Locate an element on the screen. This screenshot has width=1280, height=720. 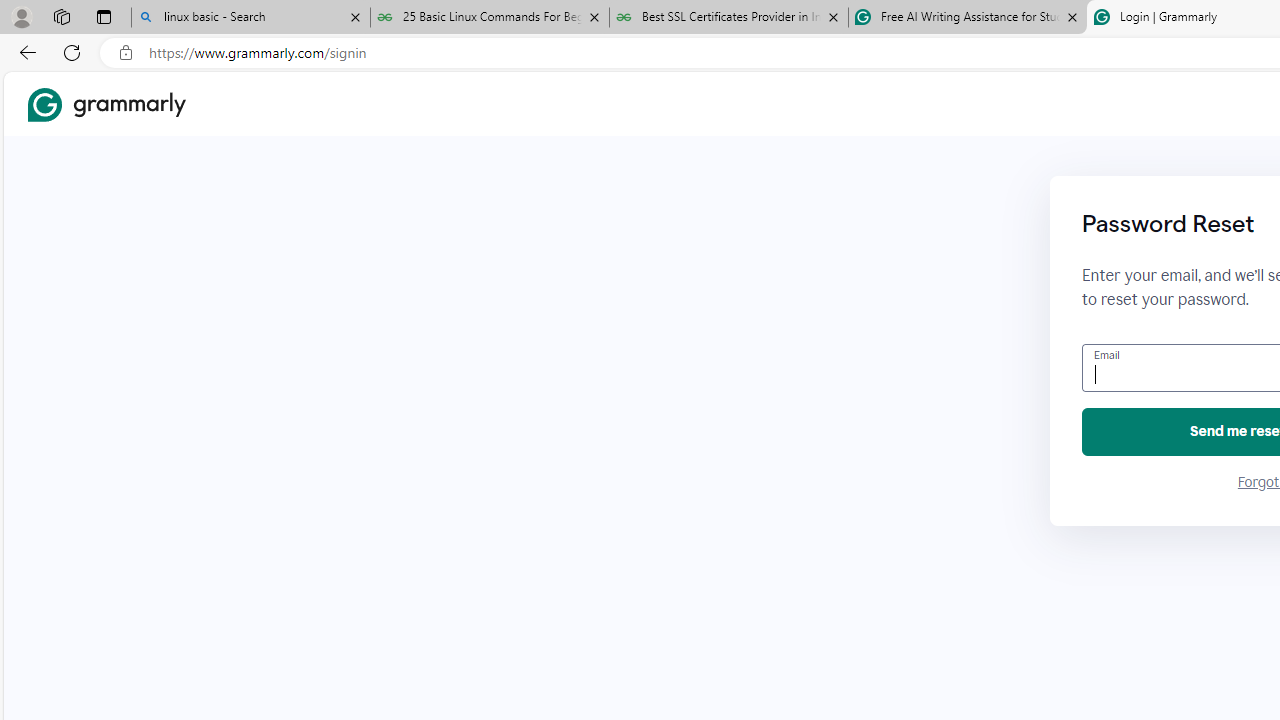
'25 Basic Linux Commands For Beginners - GeeksforGeeks' is located at coordinates (490, 17).